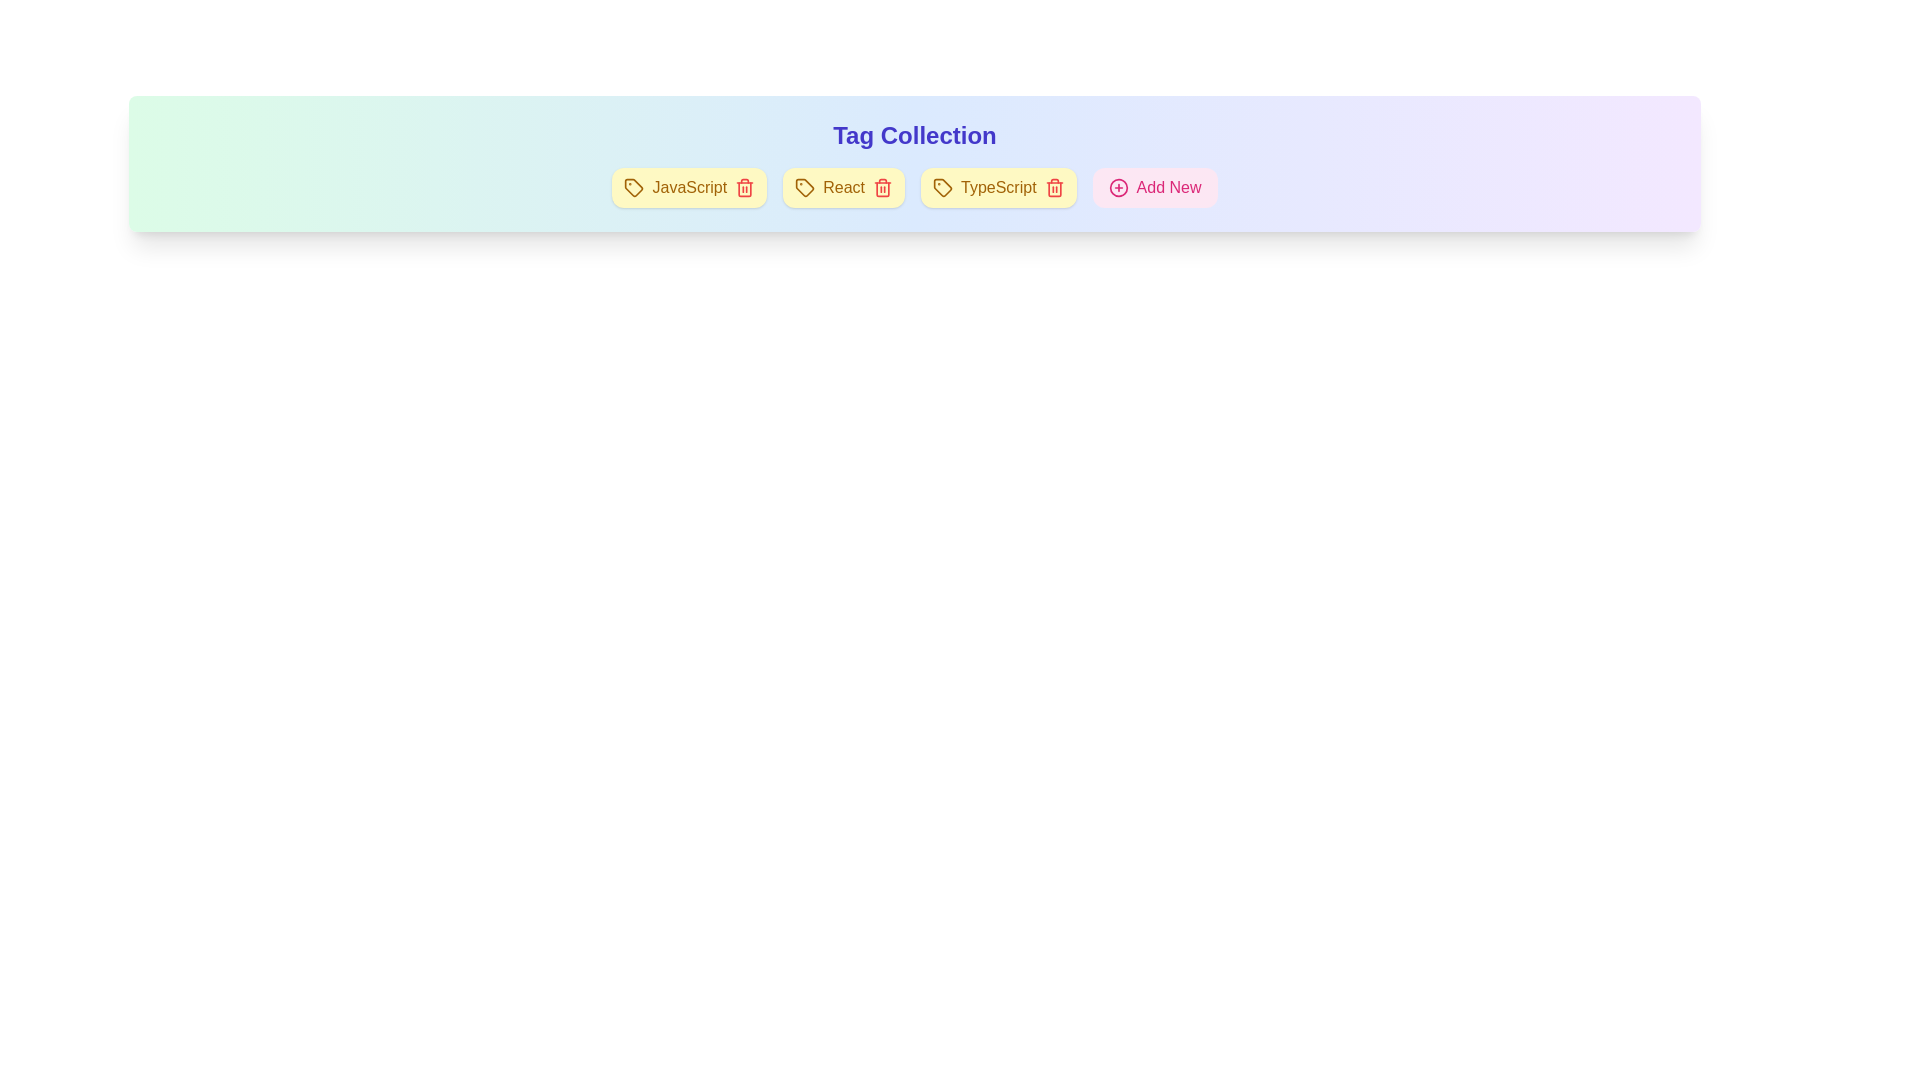 The width and height of the screenshot is (1920, 1080). What do you see at coordinates (633, 188) in the screenshot?
I see `the tag-shaped icon located at the leftmost side of the 'JavaScript' pill, which serves as a decorative element for the corresponding label text` at bounding box center [633, 188].